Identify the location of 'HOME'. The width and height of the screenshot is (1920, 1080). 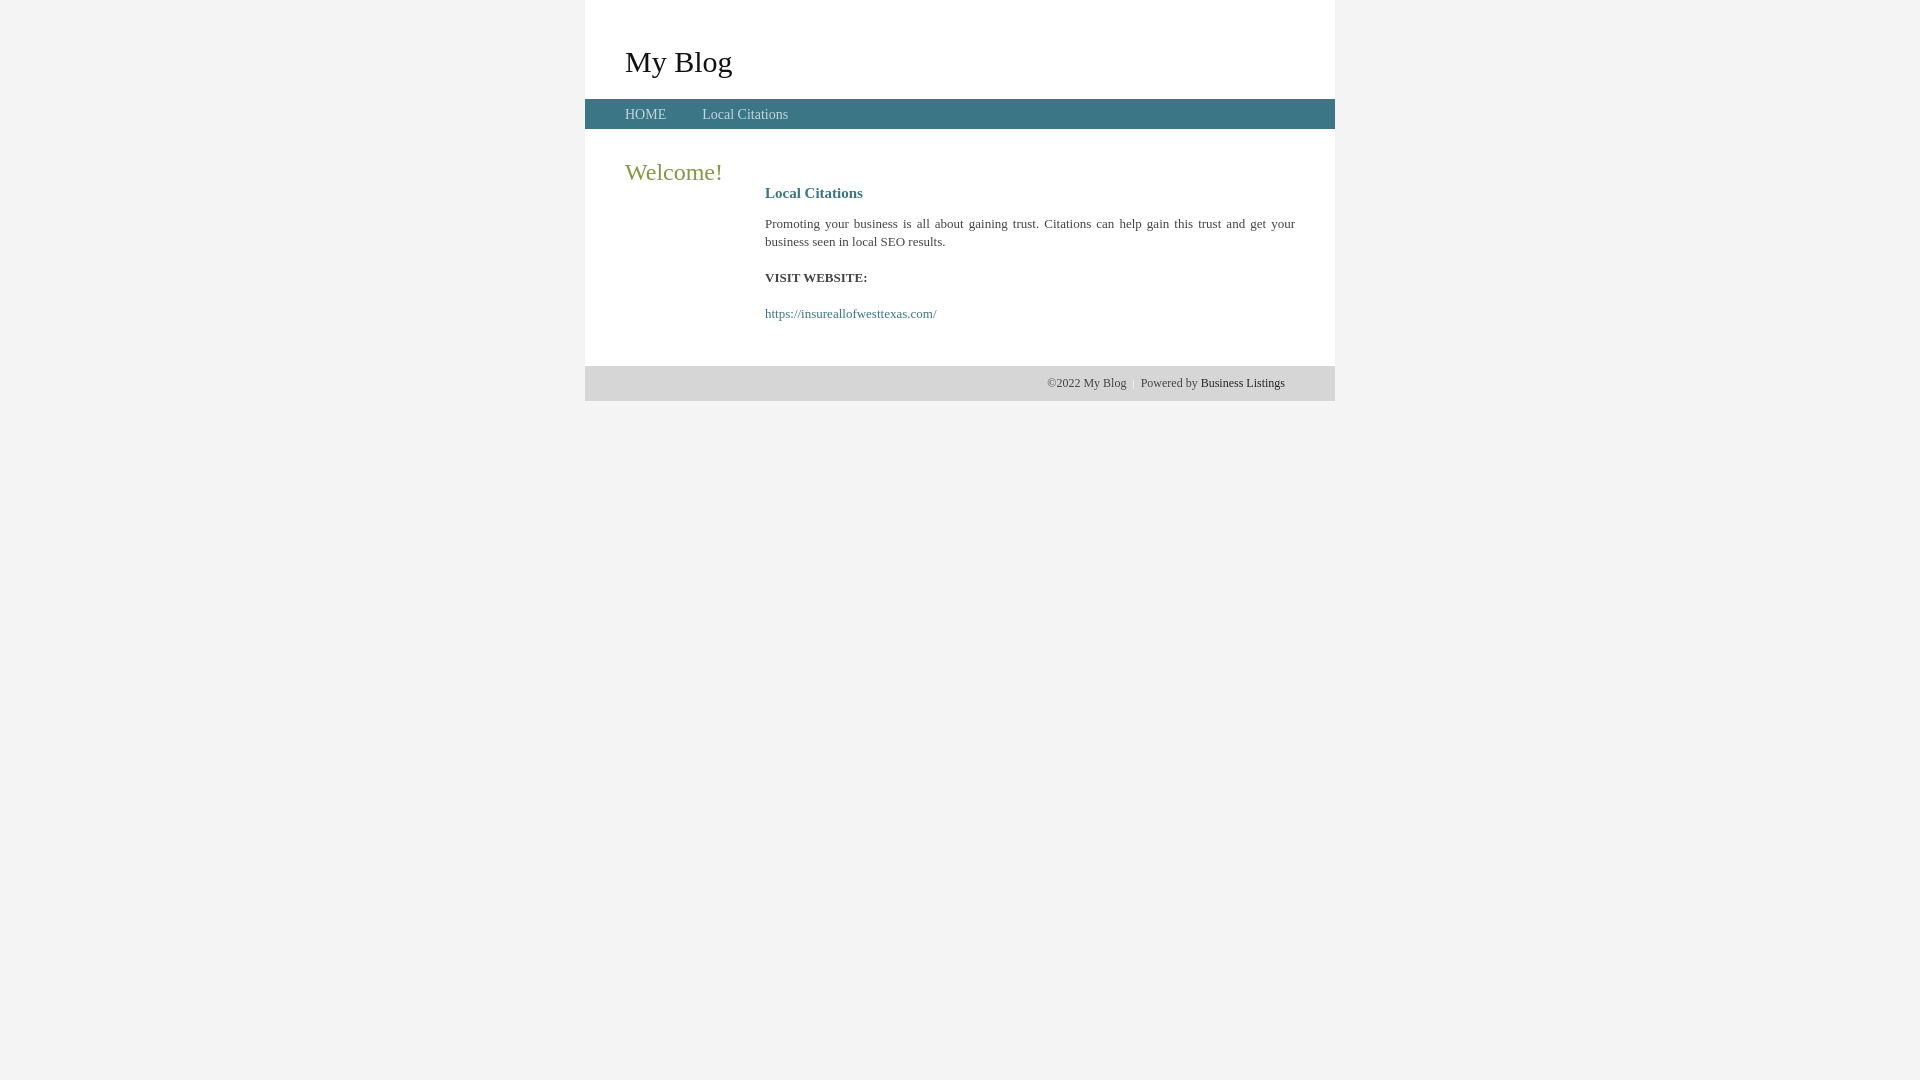
(645, 114).